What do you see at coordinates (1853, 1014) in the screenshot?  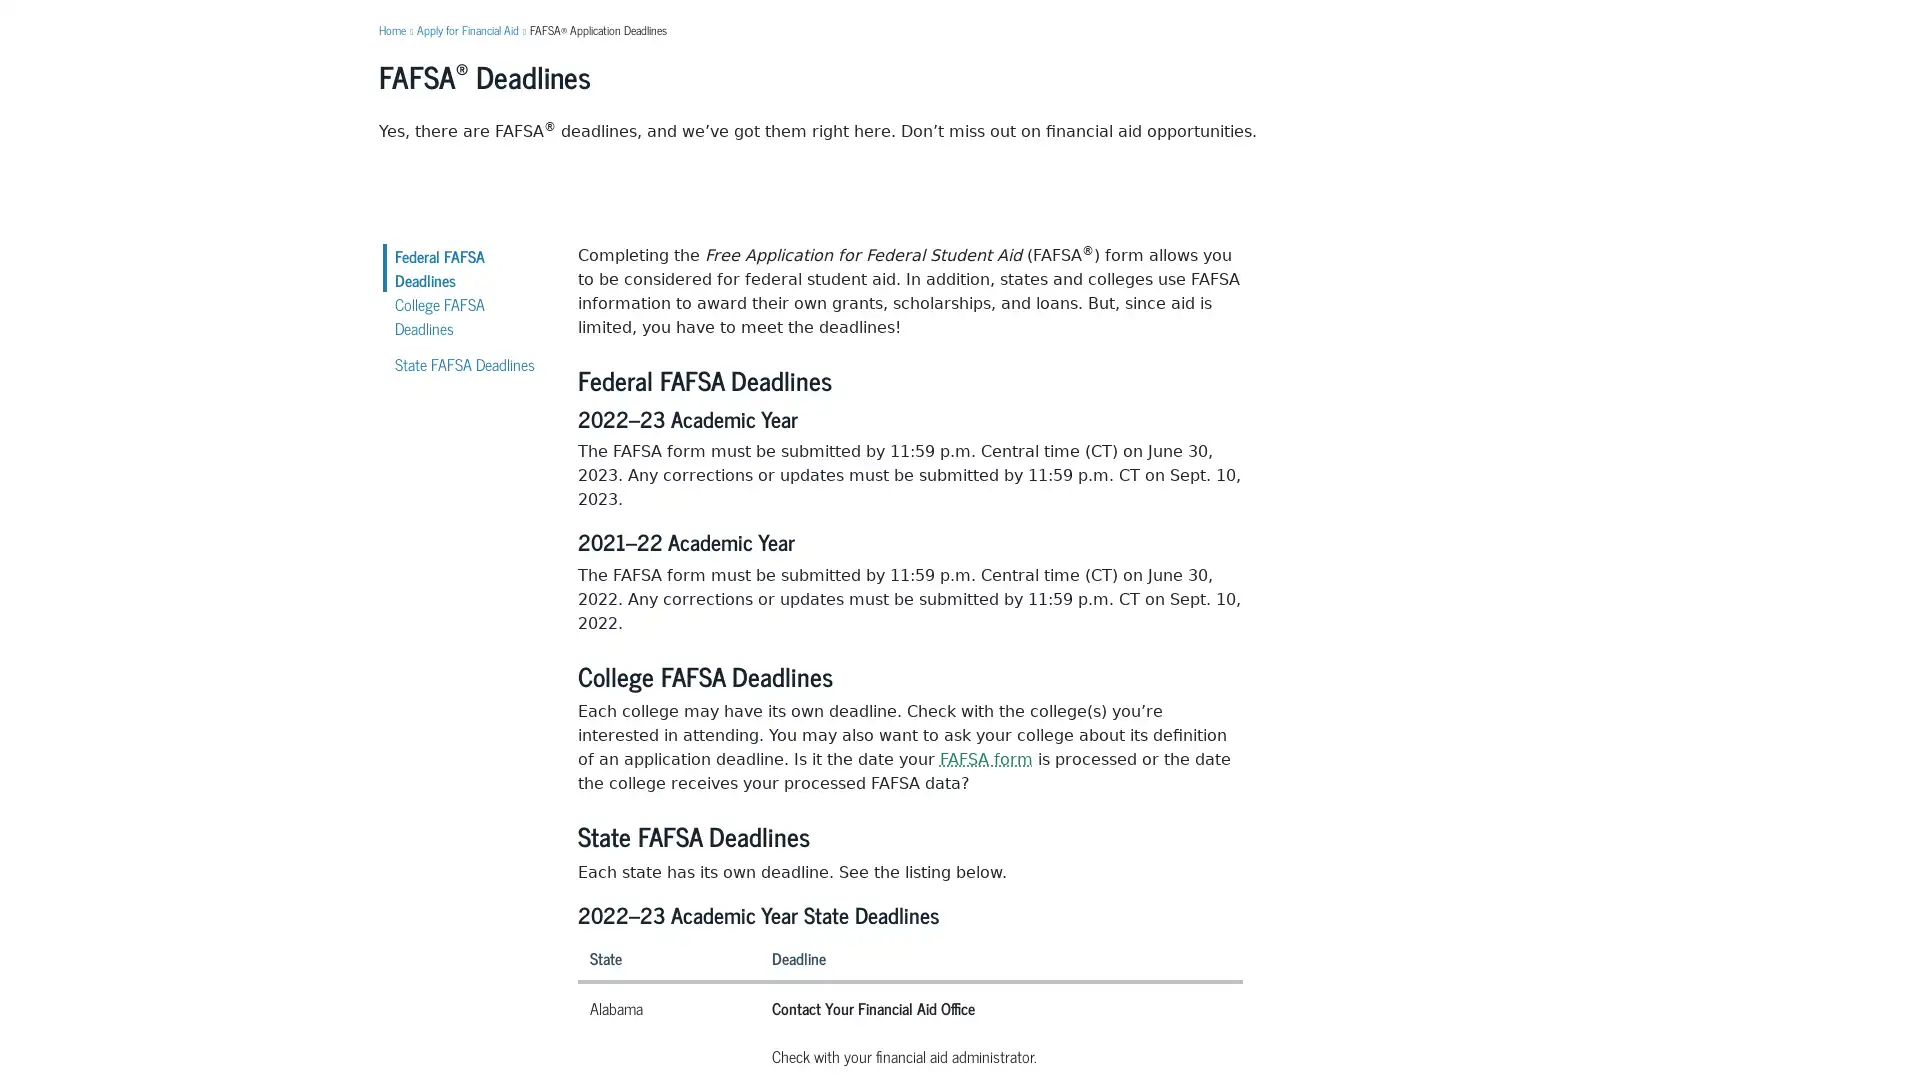 I see `Initiate Chat` at bounding box center [1853, 1014].